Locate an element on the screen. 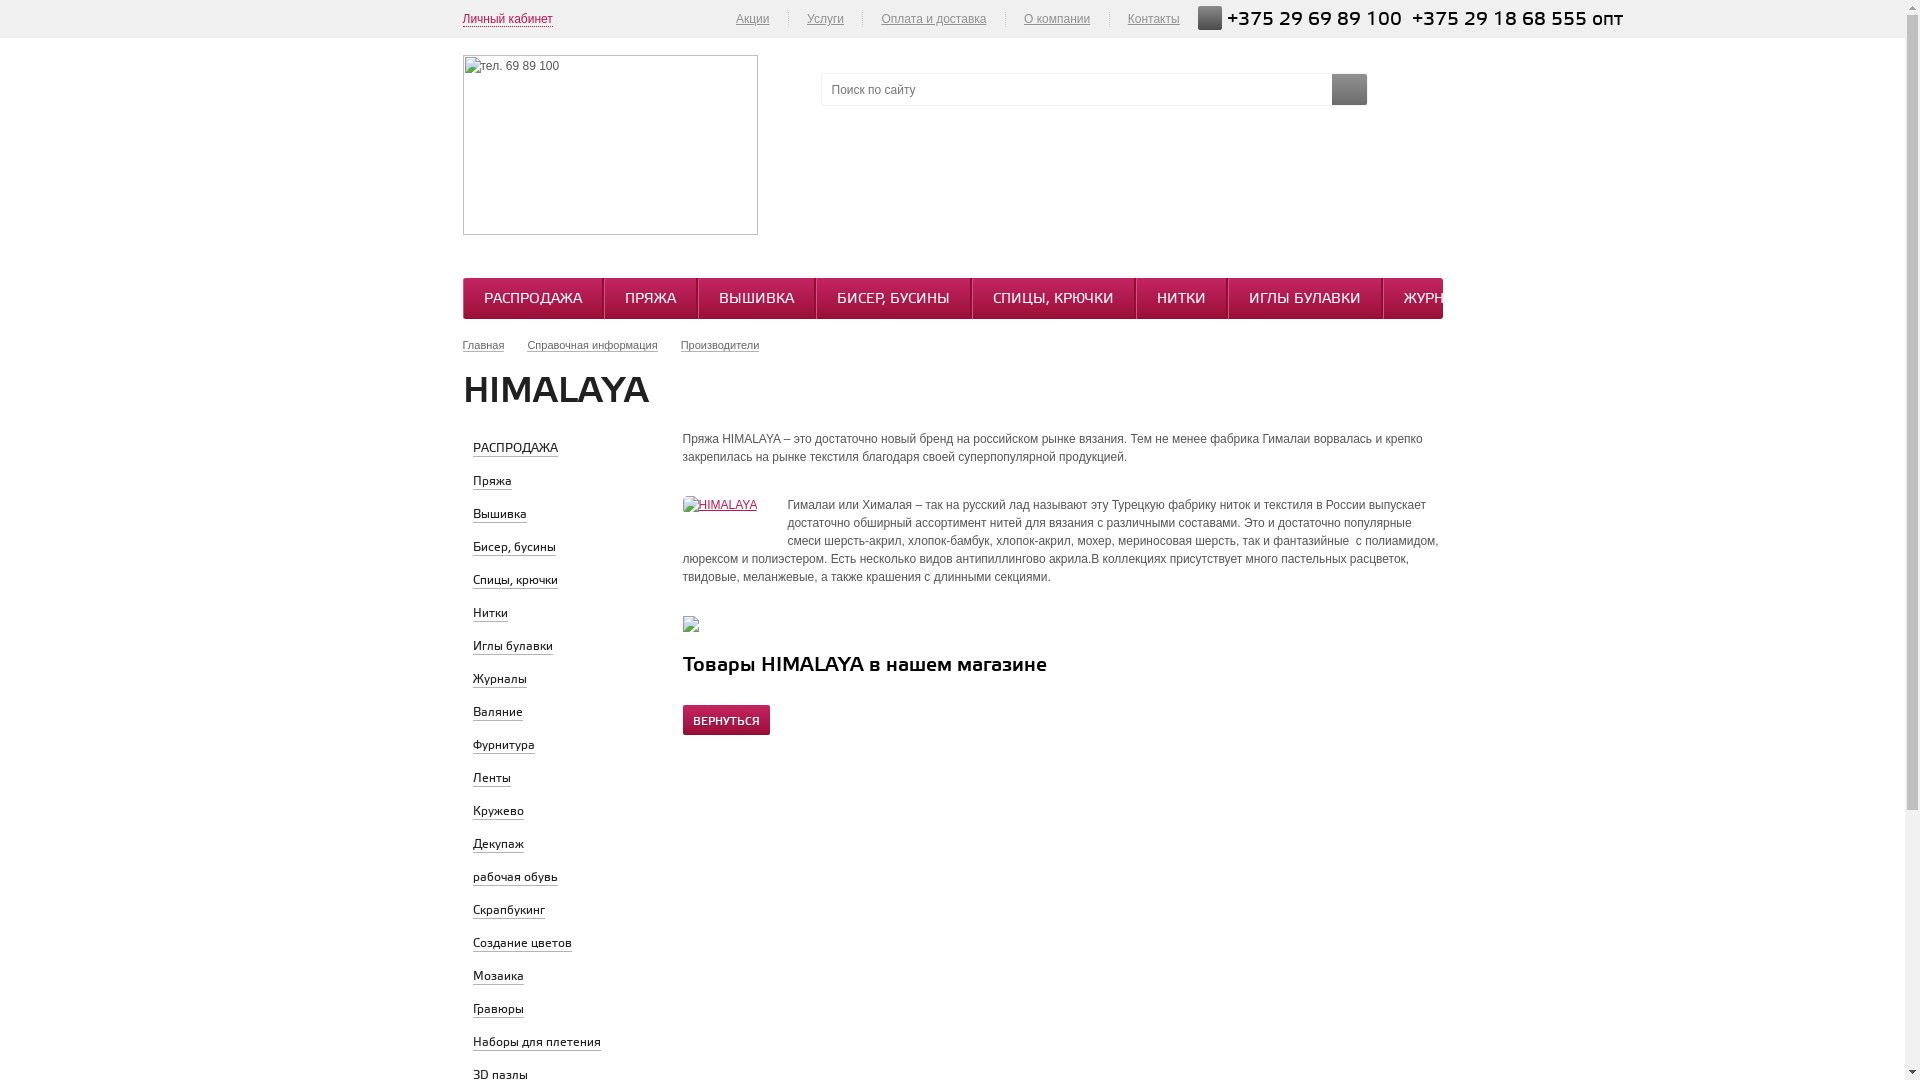 The width and height of the screenshot is (1920, 1080). 'HIMALAYA' is located at coordinates (719, 504).